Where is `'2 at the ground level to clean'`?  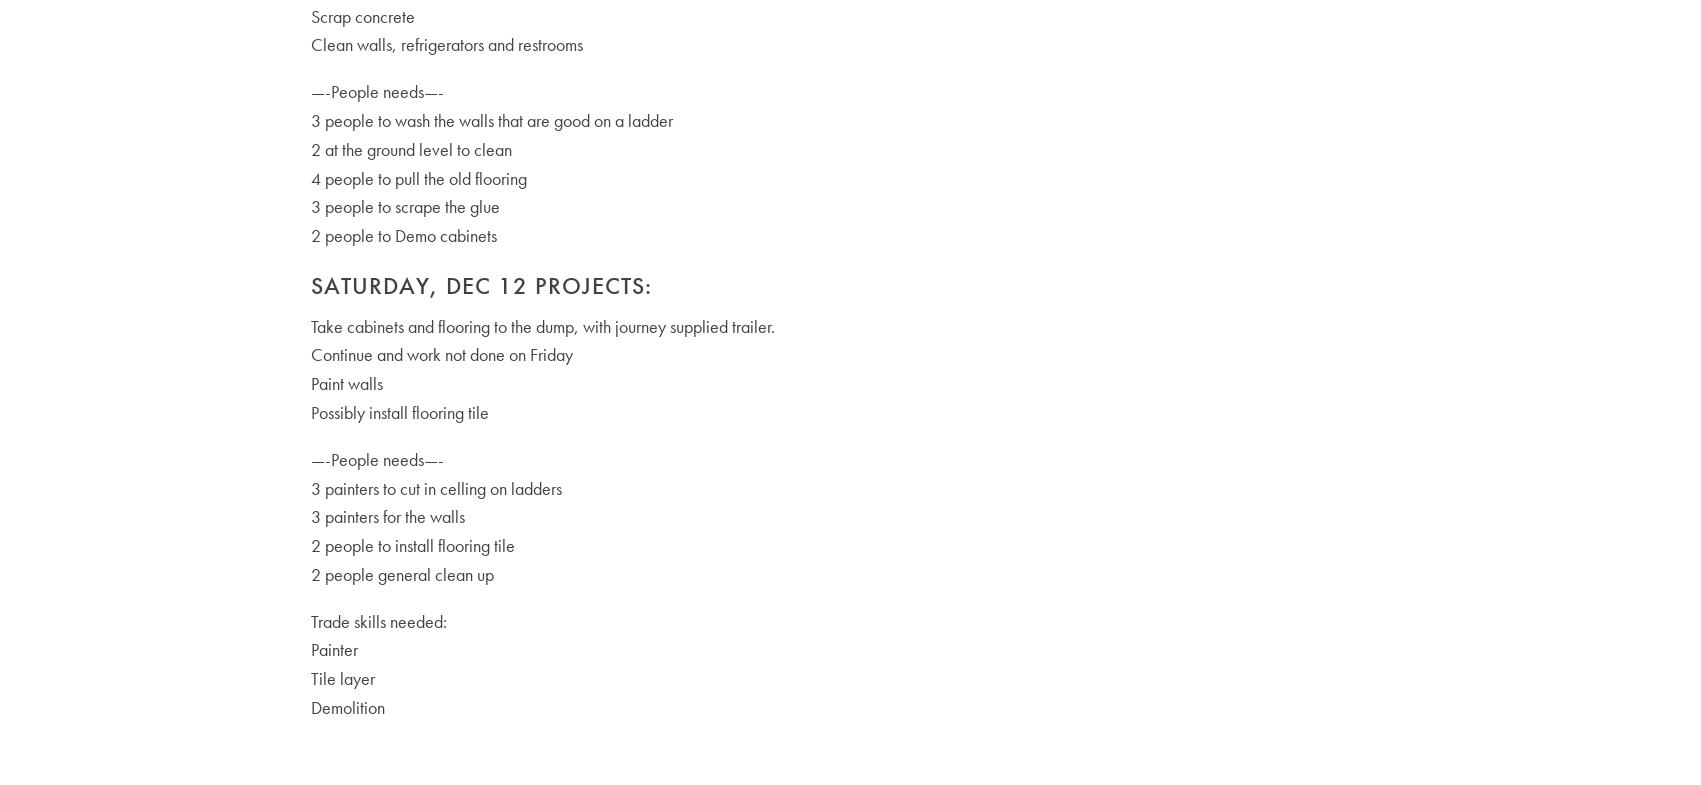 '2 at the ground level to clean' is located at coordinates (309, 147).